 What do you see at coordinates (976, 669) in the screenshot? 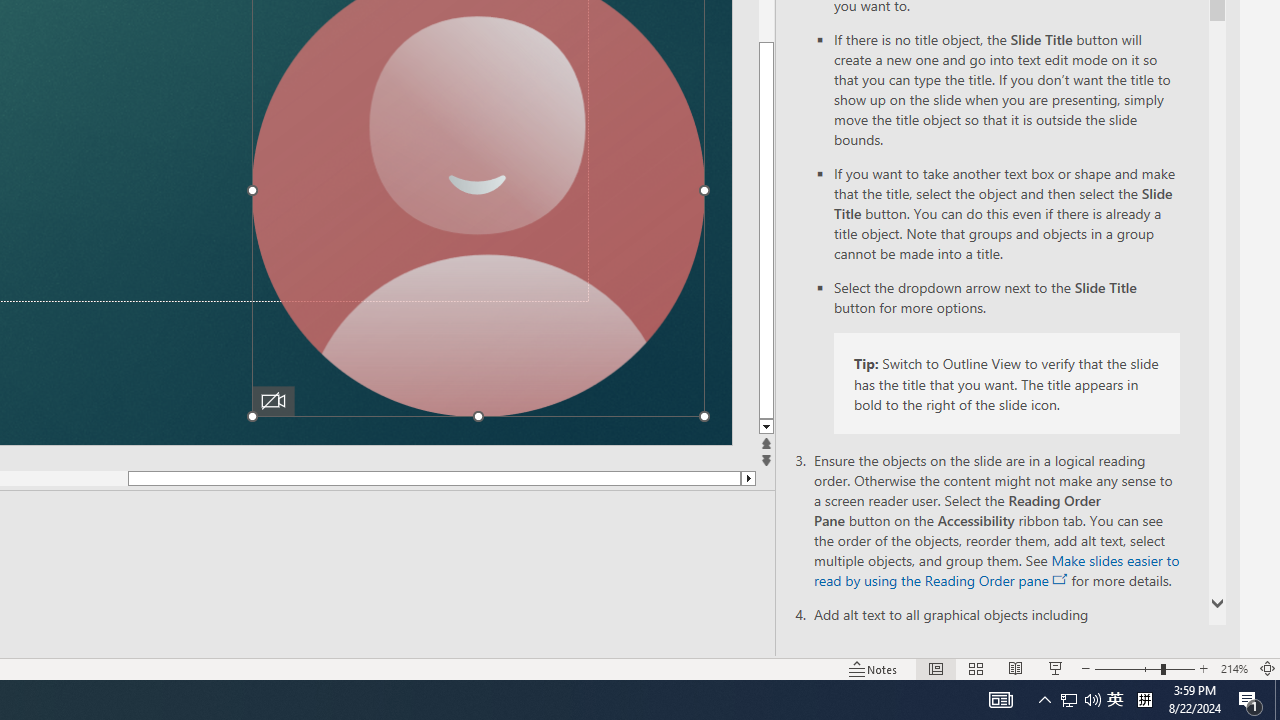
I see `'Slide Sorter'` at bounding box center [976, 669].